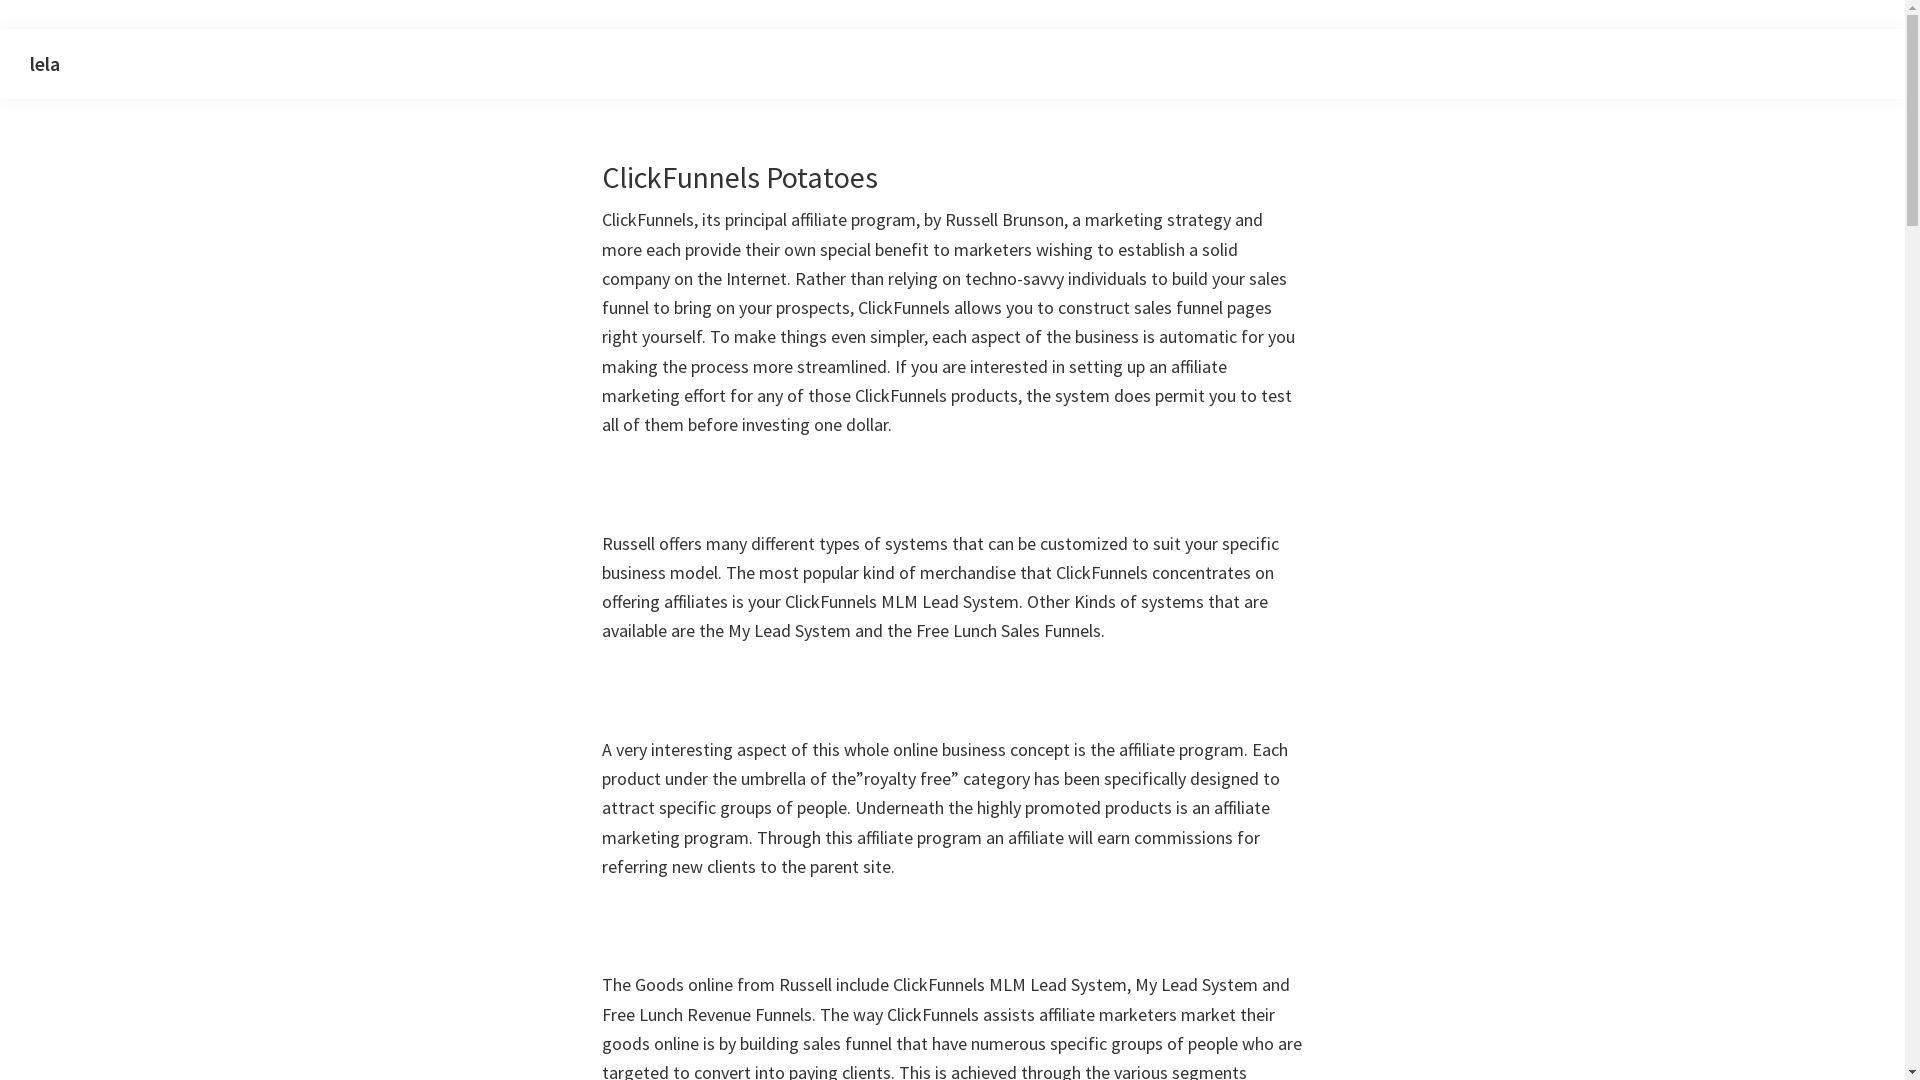  What do you see at coordinates (44, 62) in the screenshot?
I see `'lela'` at bounding box center [44, 62].